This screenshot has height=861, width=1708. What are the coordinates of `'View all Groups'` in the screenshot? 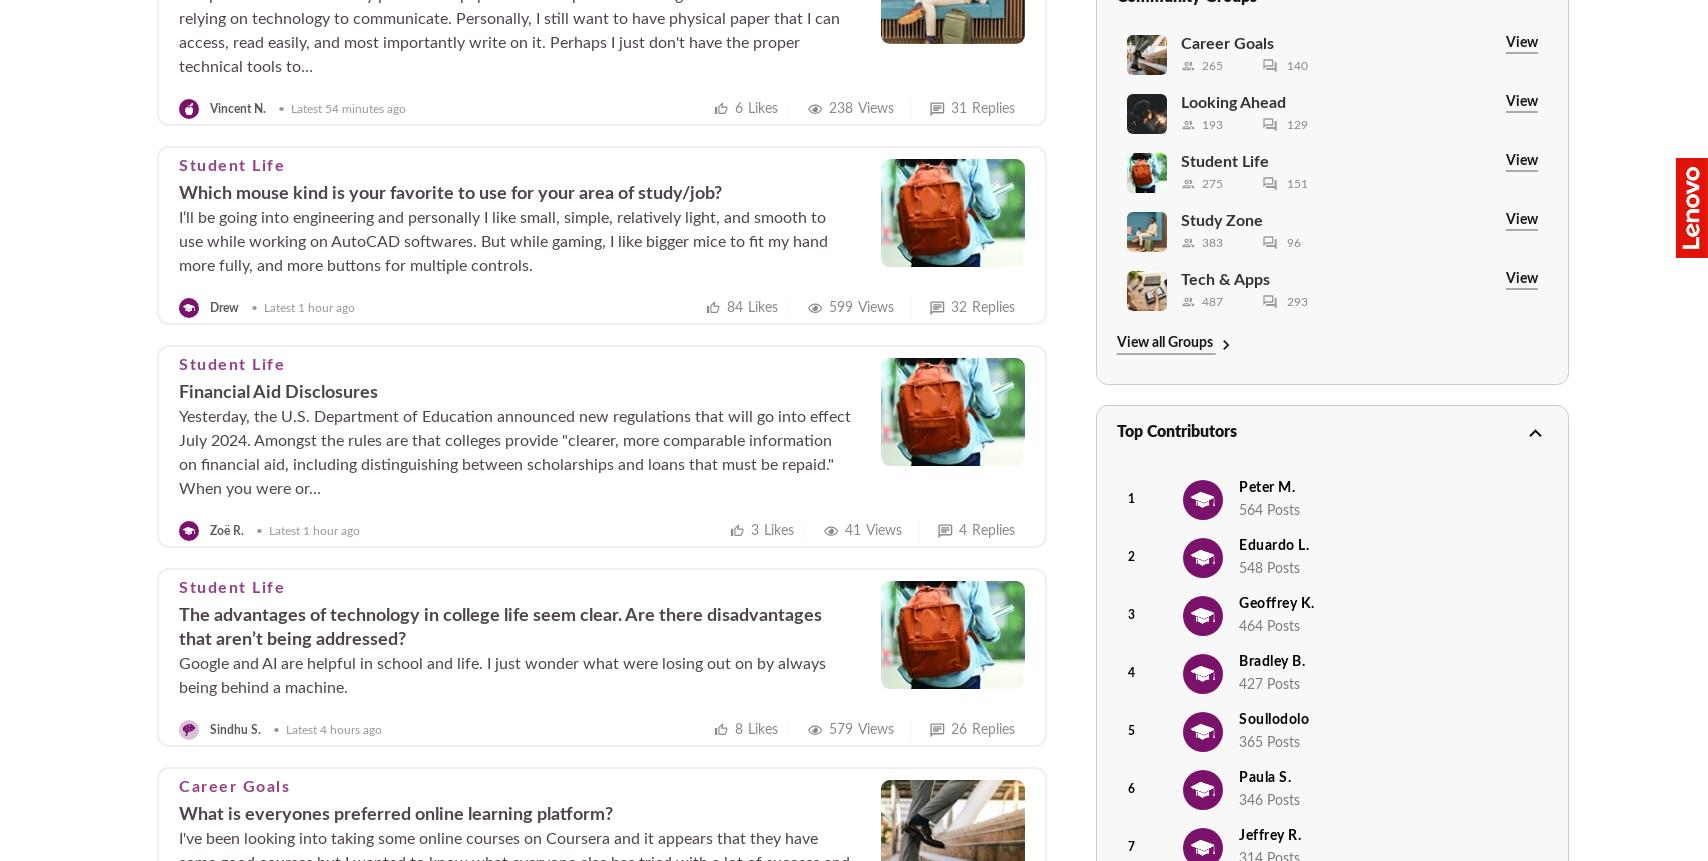 It's located at (1165, 340).